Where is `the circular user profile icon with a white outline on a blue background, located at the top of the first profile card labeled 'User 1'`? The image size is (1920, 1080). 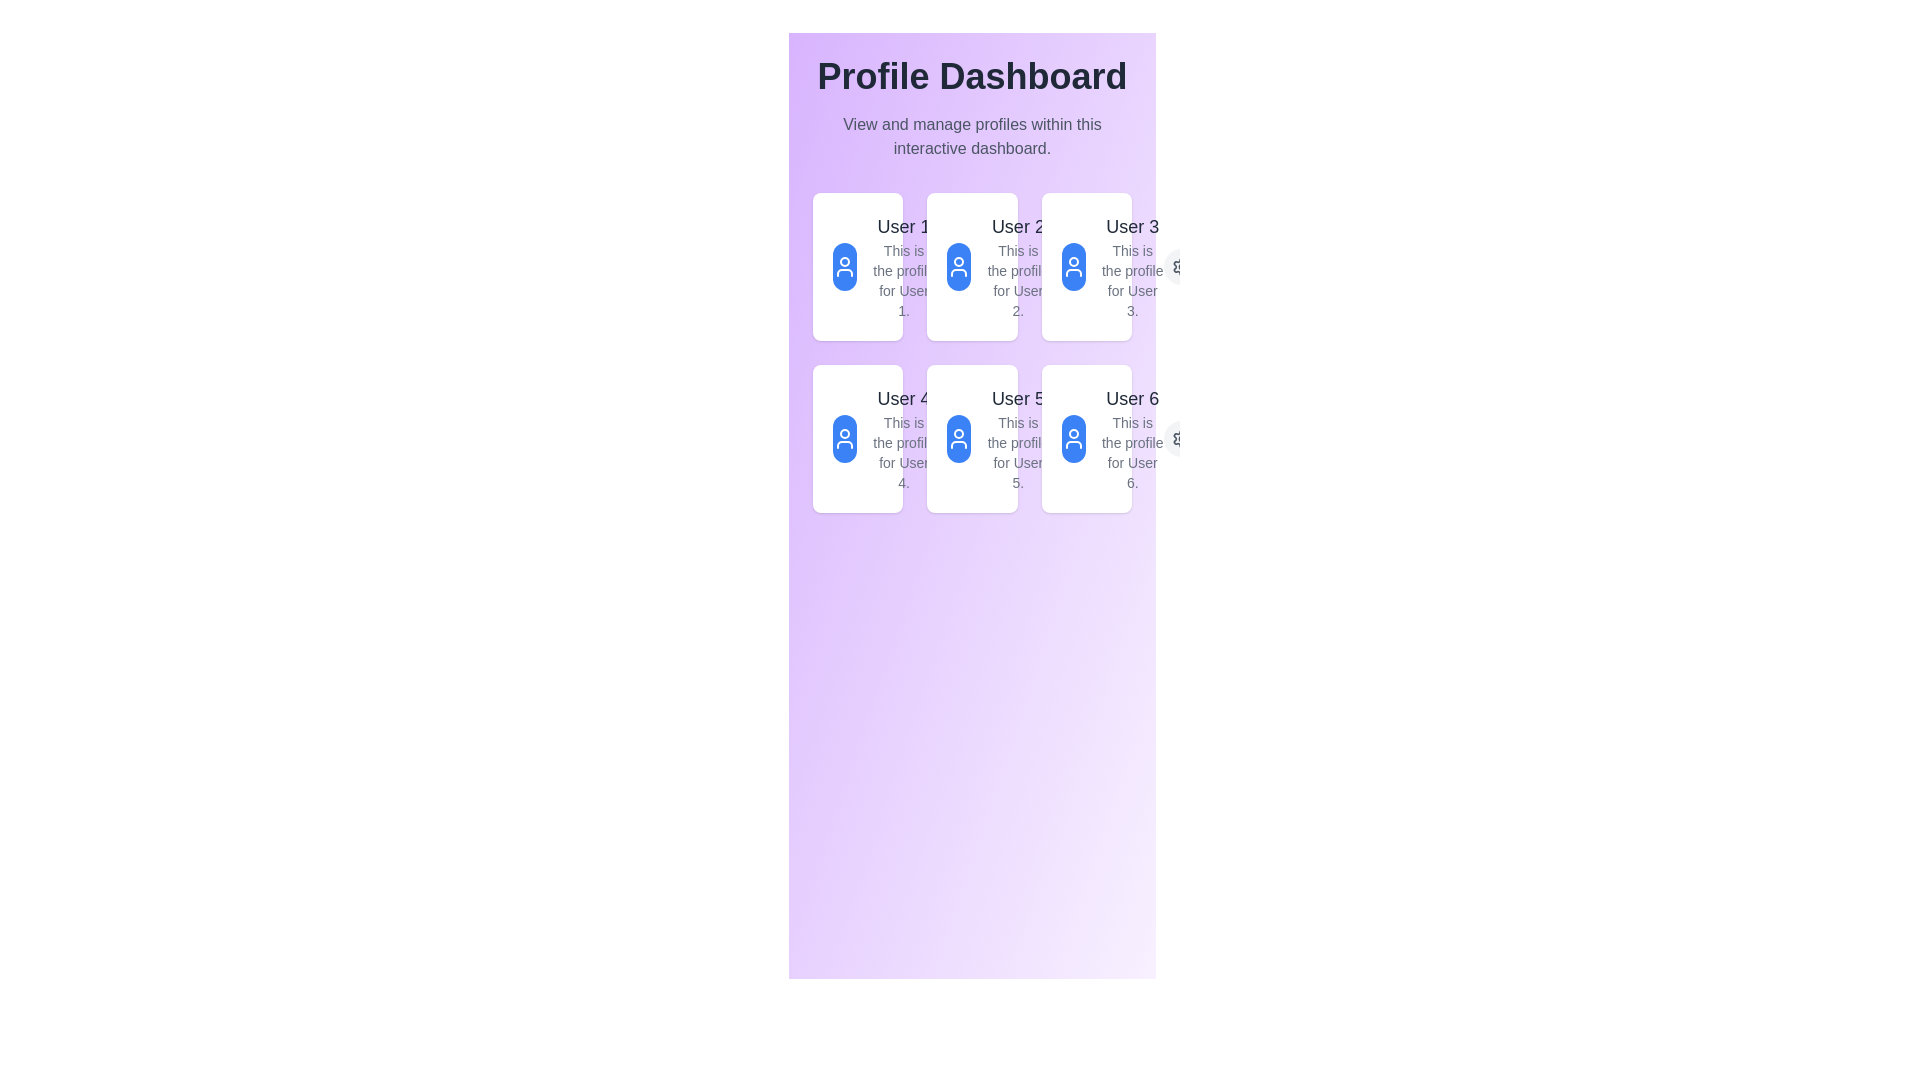
the circular user profile icon with a white outline on a blue background, located at the top of the first profile card labeled 'User 1' is located at coordinates (844, 265).